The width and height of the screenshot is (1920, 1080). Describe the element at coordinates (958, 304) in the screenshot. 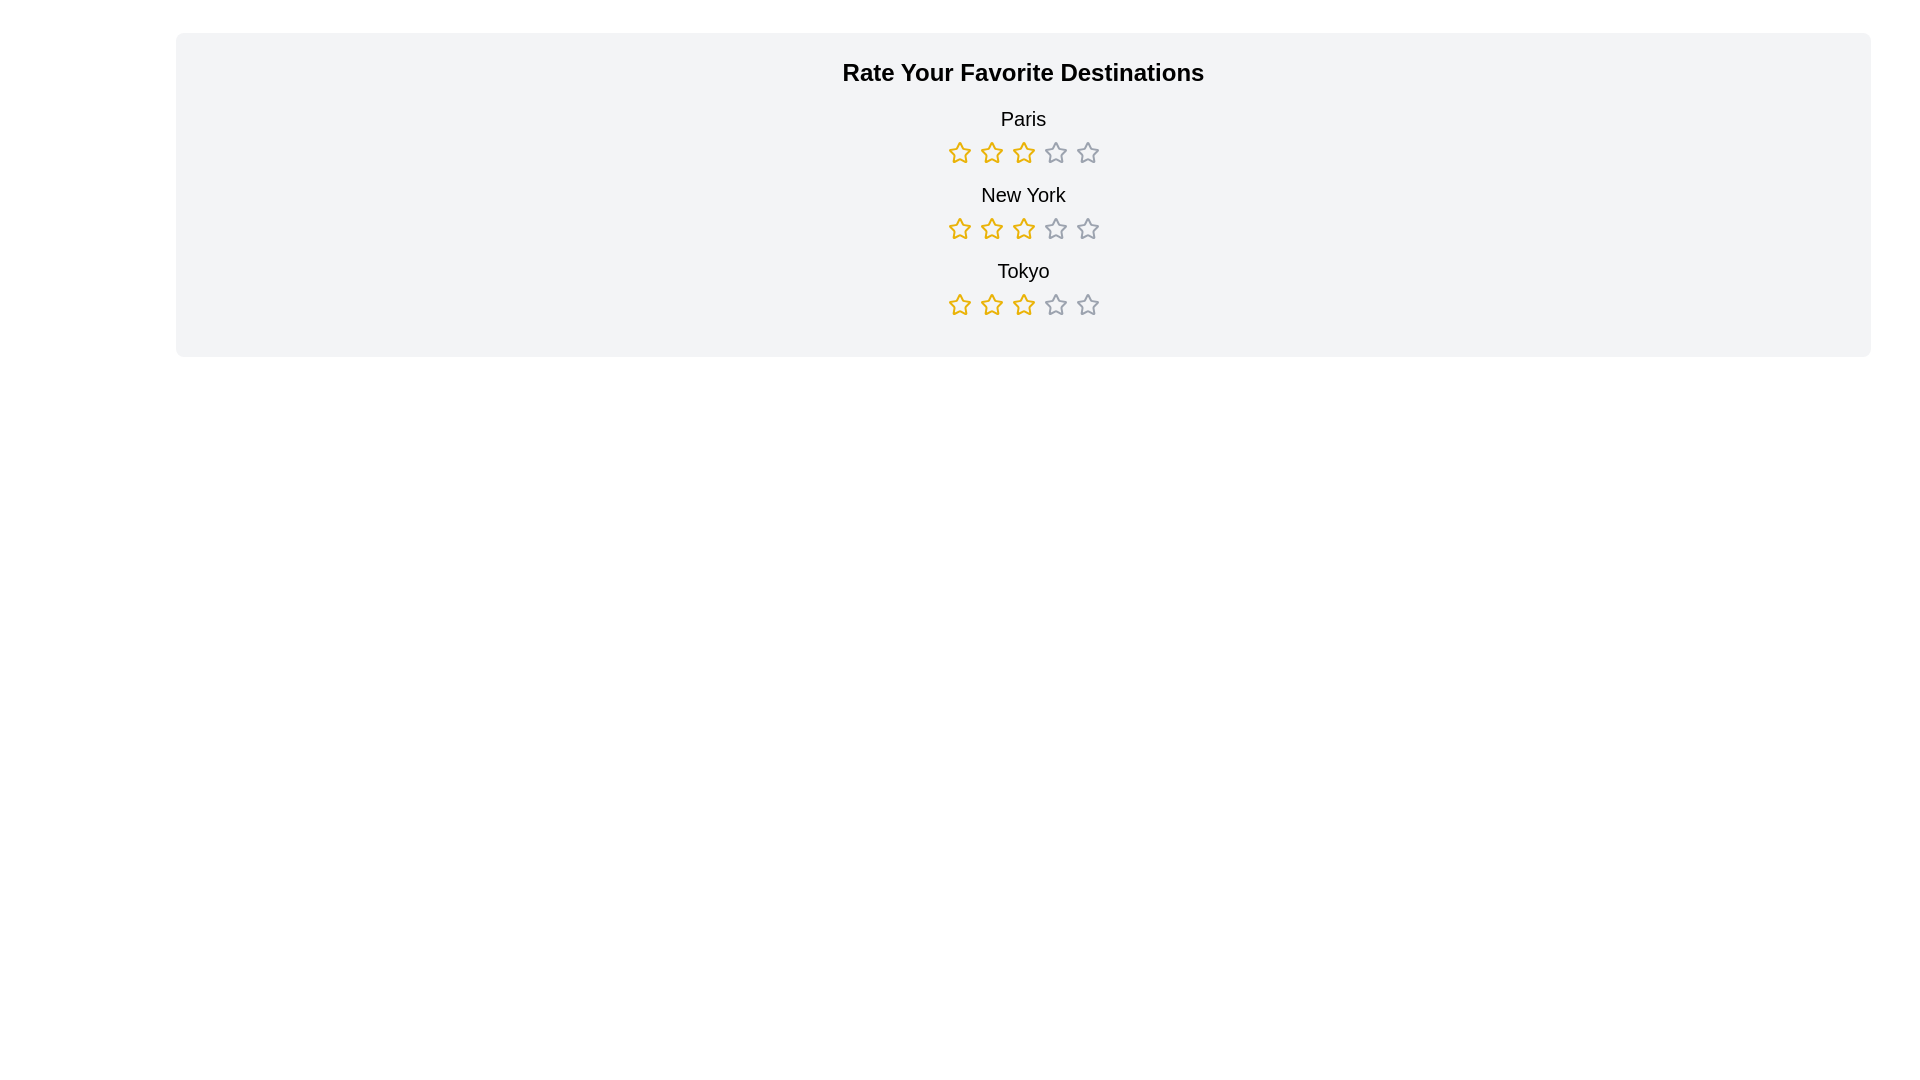

I see `the first star rating icon located in the bottommost row under the 'Tokyo' label` at that location.